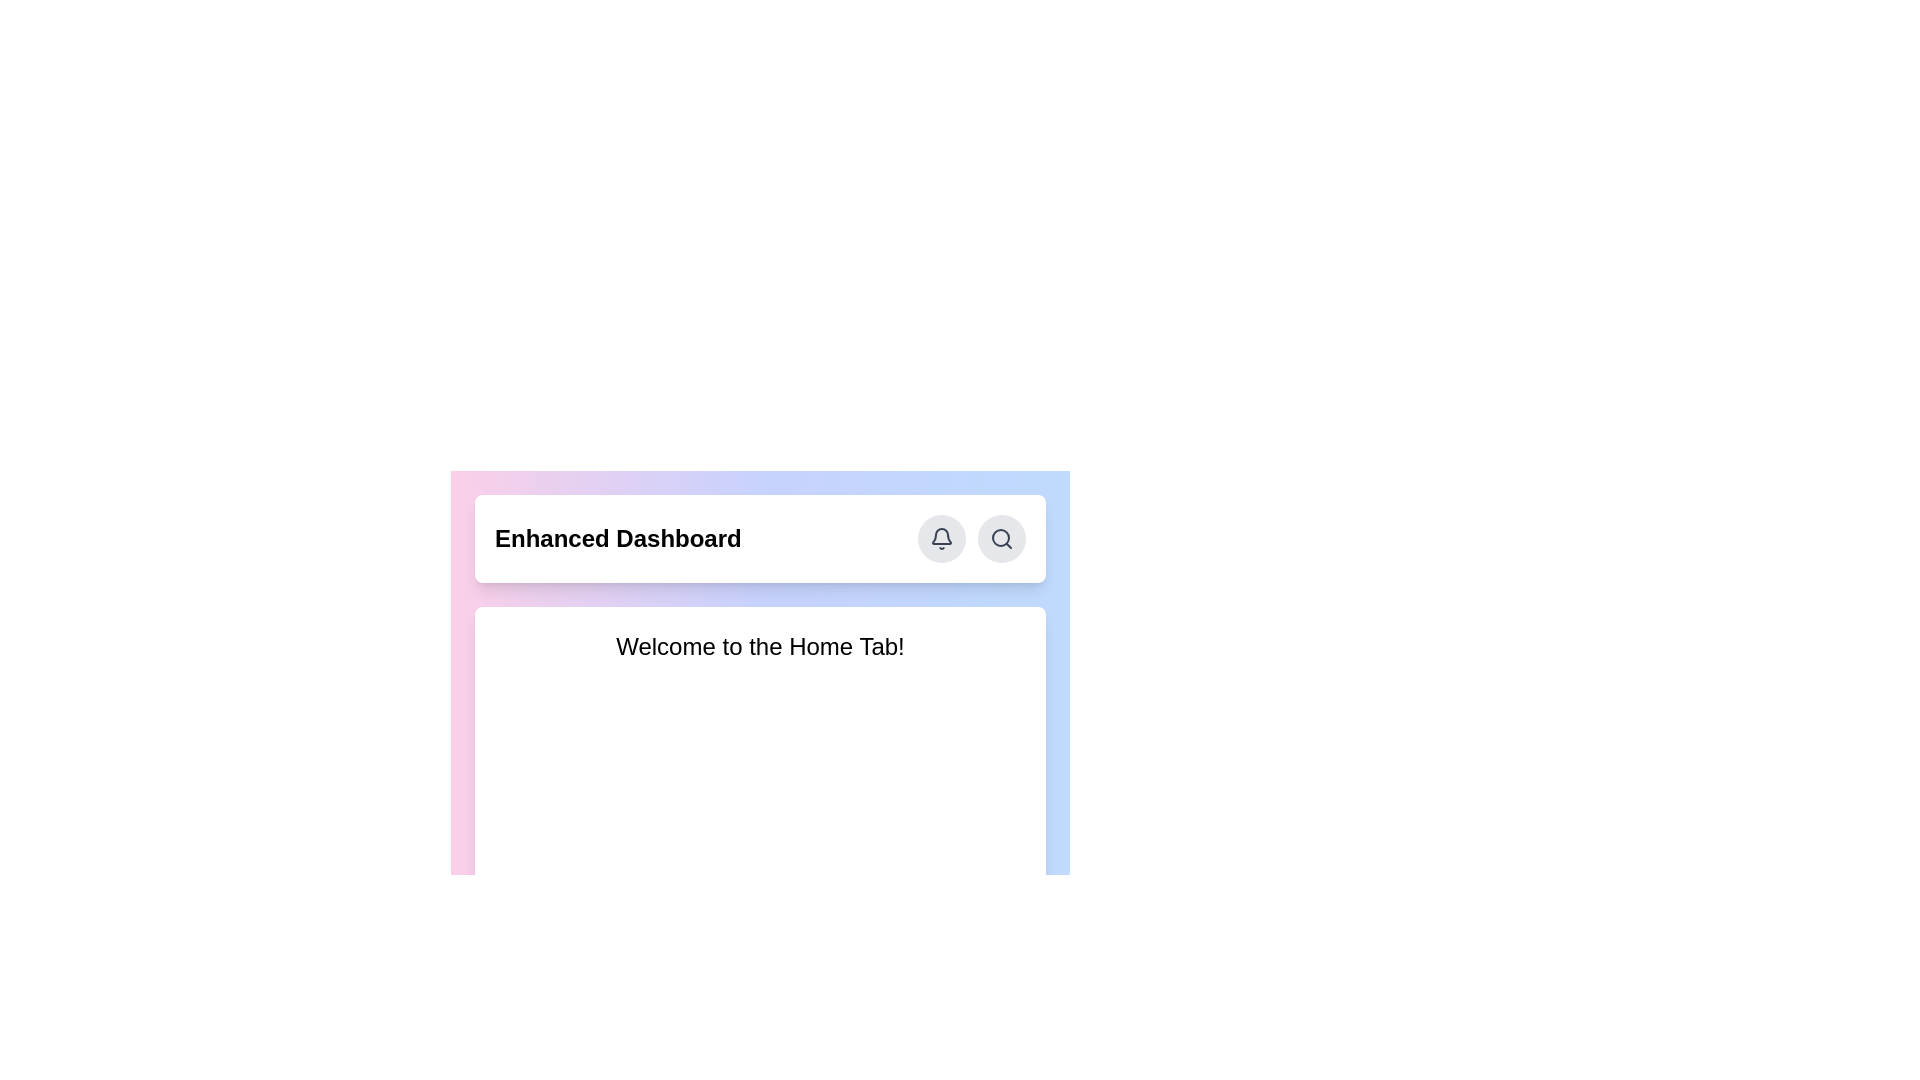 This screenshot has width=1920, height=1080. I want to click on the notifications button represented by a bell icon located in the top-right section of the header area to possibly see a tooltip or animation, so click(940, 538).